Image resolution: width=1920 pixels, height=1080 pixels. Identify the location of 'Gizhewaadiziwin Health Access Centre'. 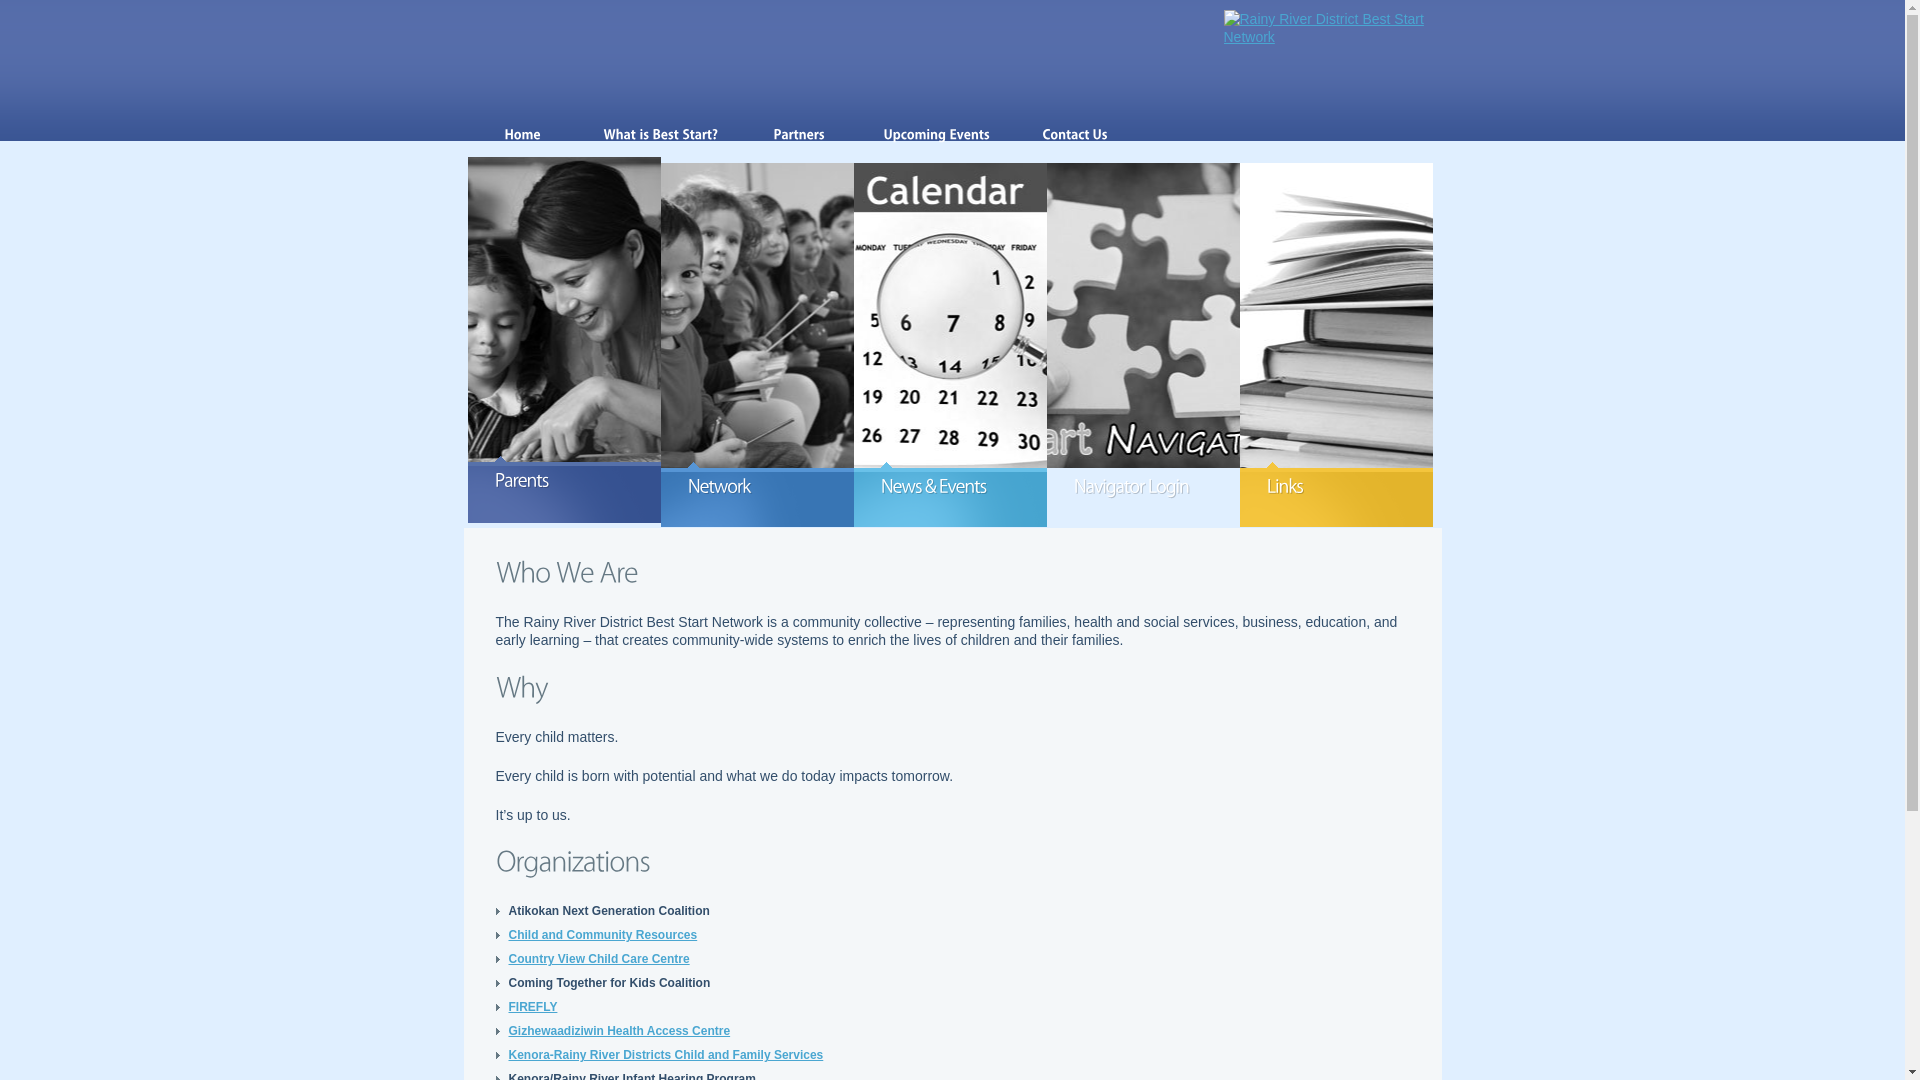
(618, 1030).